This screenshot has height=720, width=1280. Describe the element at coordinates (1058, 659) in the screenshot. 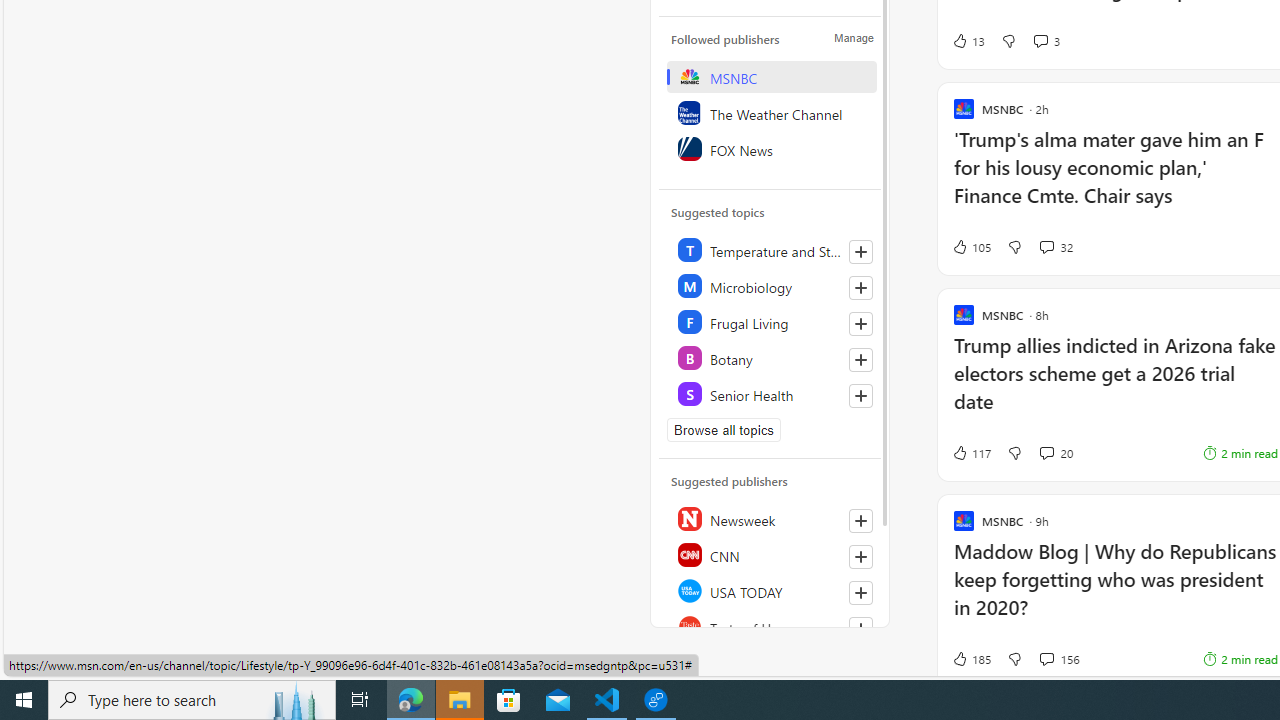

I see `'View comments 156 Comment'` at that location.